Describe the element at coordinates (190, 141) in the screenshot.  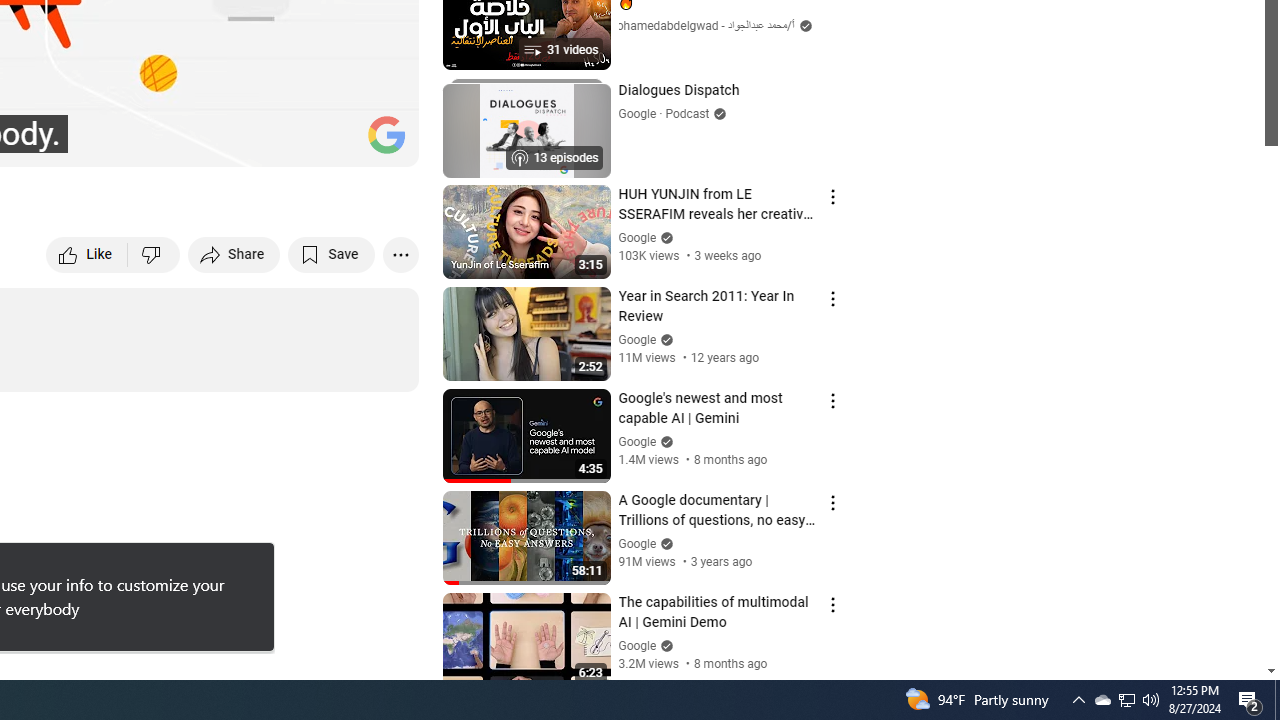
I see `'Subtitles/closed captions unavailable'` at that location.